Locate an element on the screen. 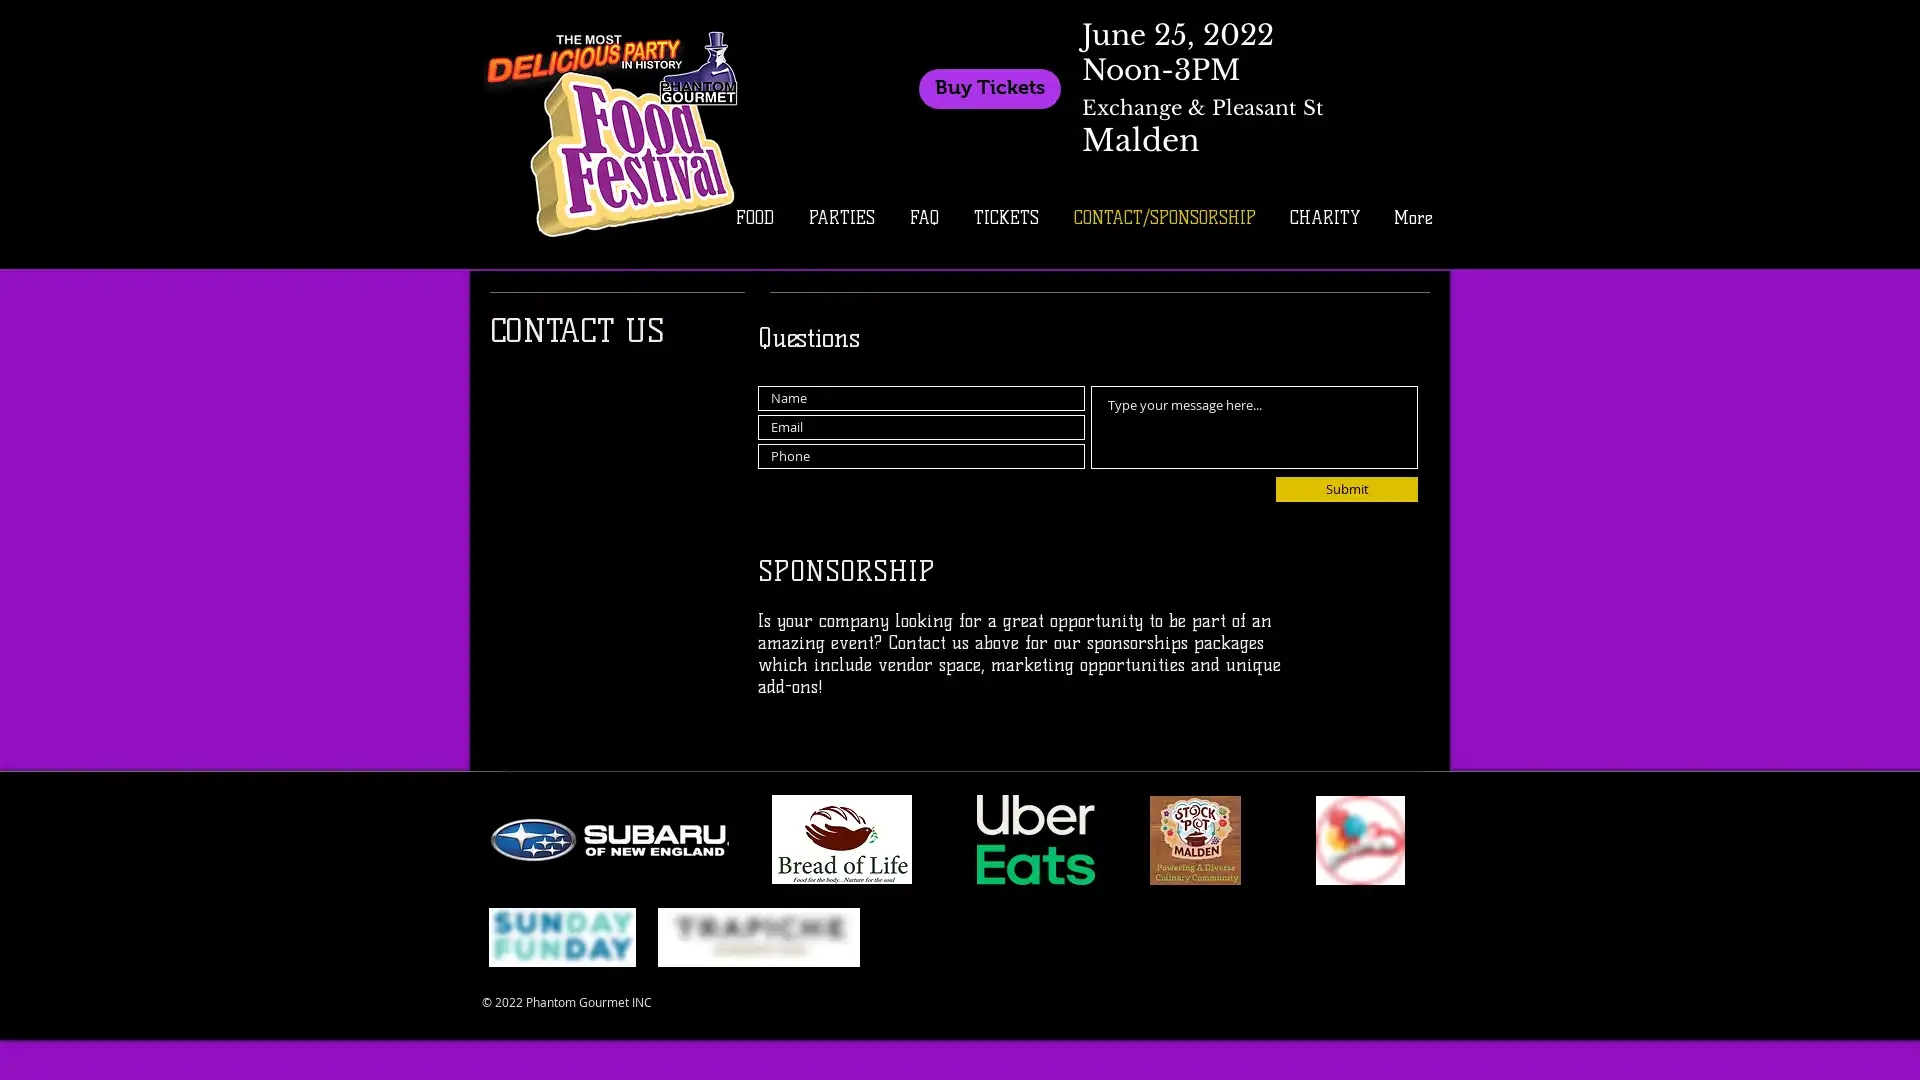  Submit is located at coordinates (1347, 489).